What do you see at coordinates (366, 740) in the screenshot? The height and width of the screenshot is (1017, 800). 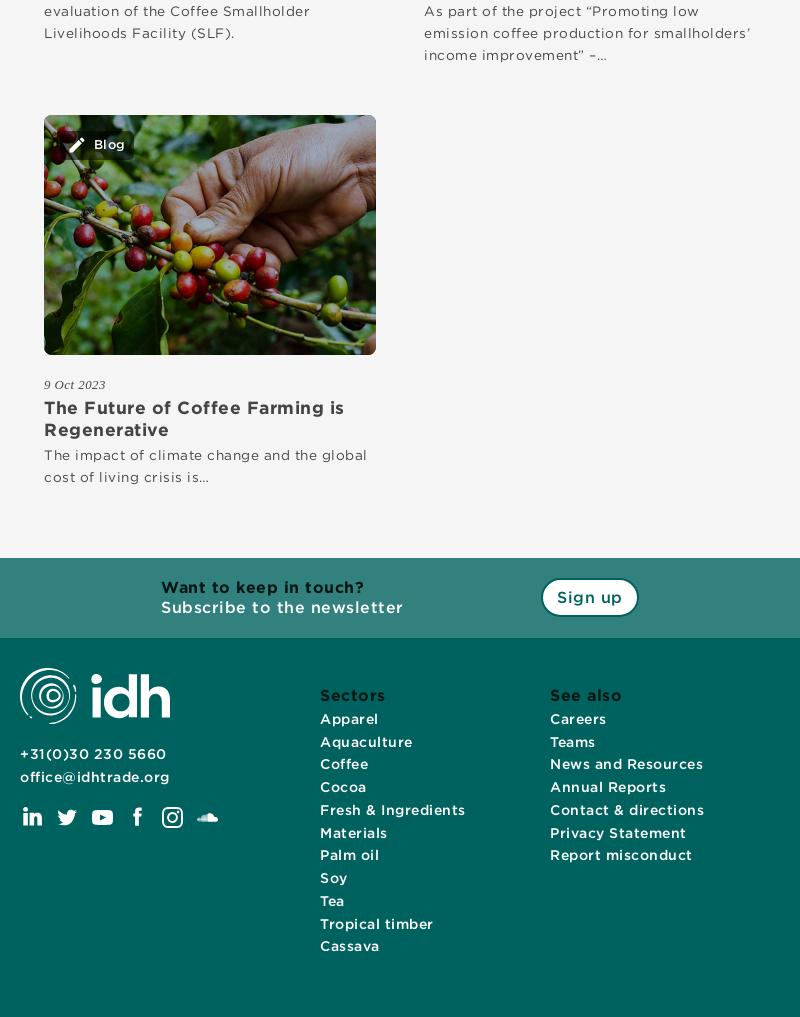 I see `'Aquaculture'` at bounding box center [366, 740].